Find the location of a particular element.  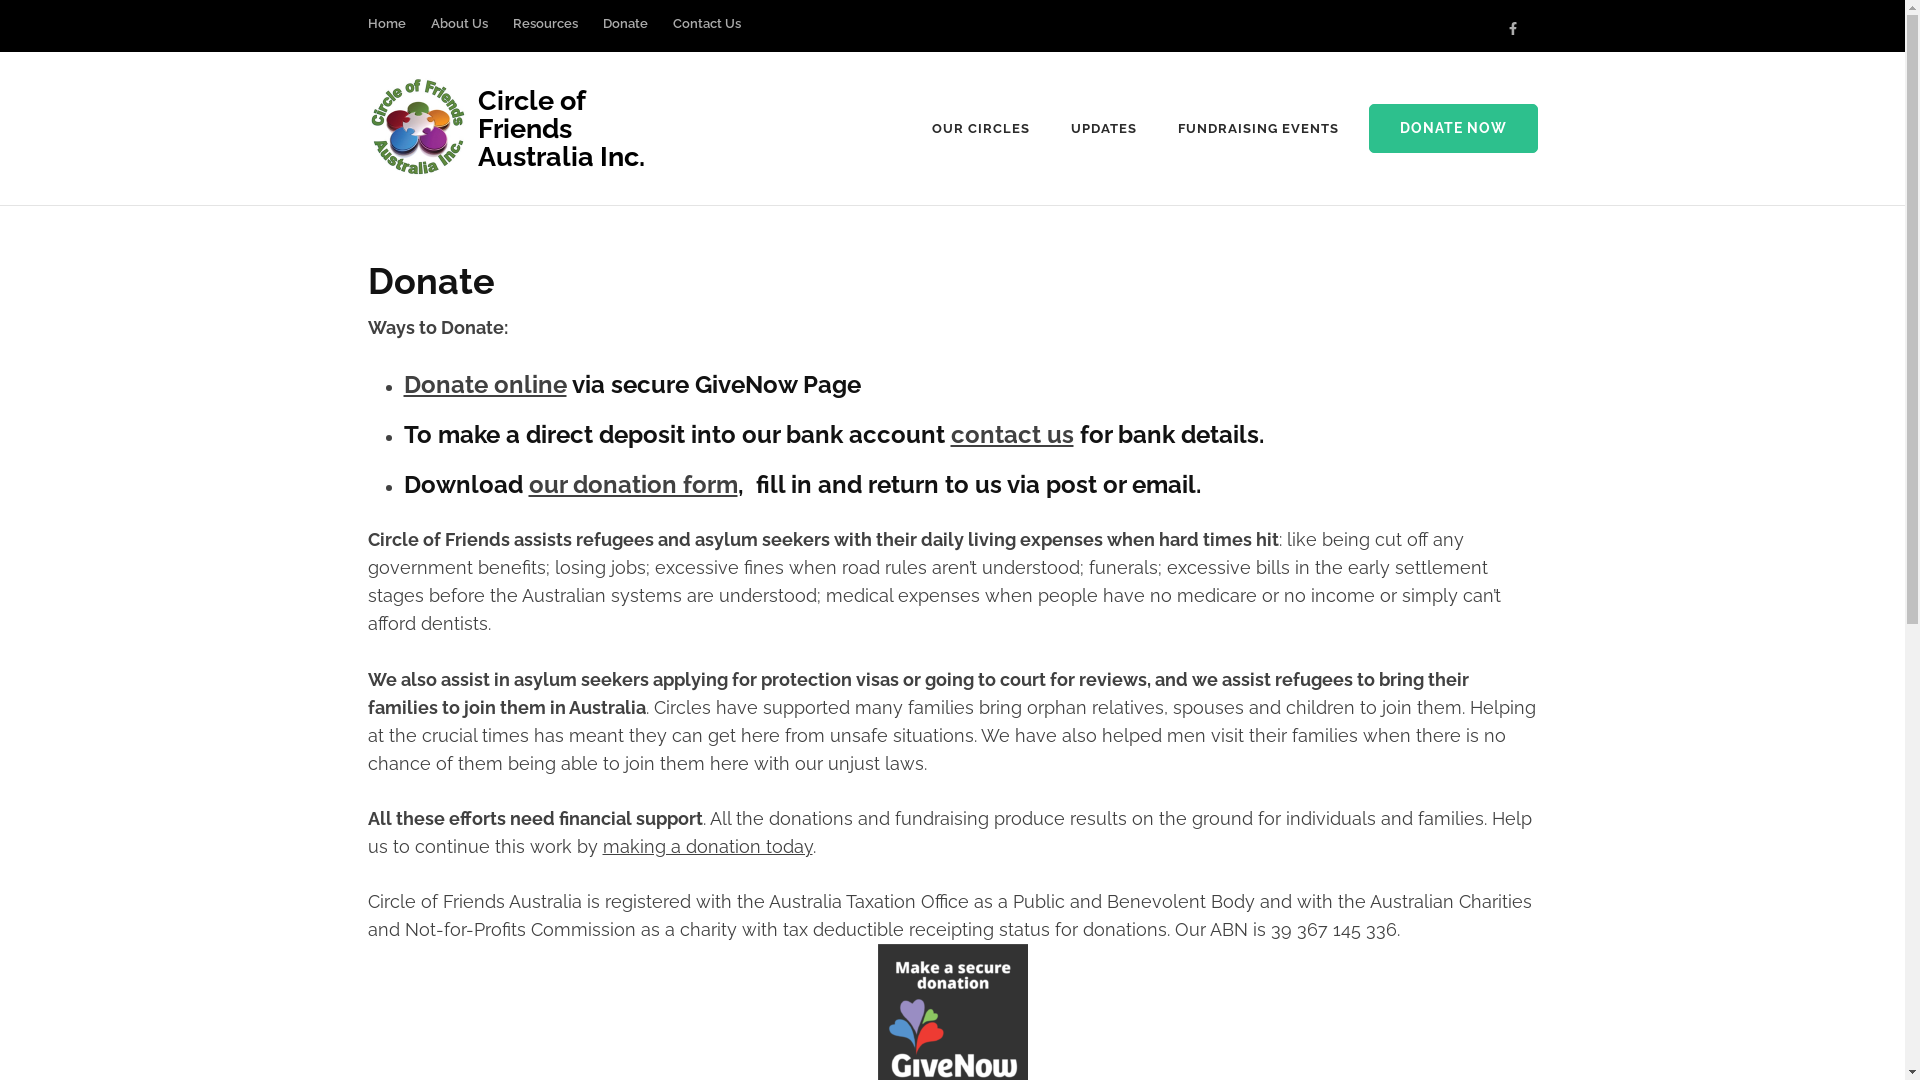

'Home' is located at coordinates (387, 33).